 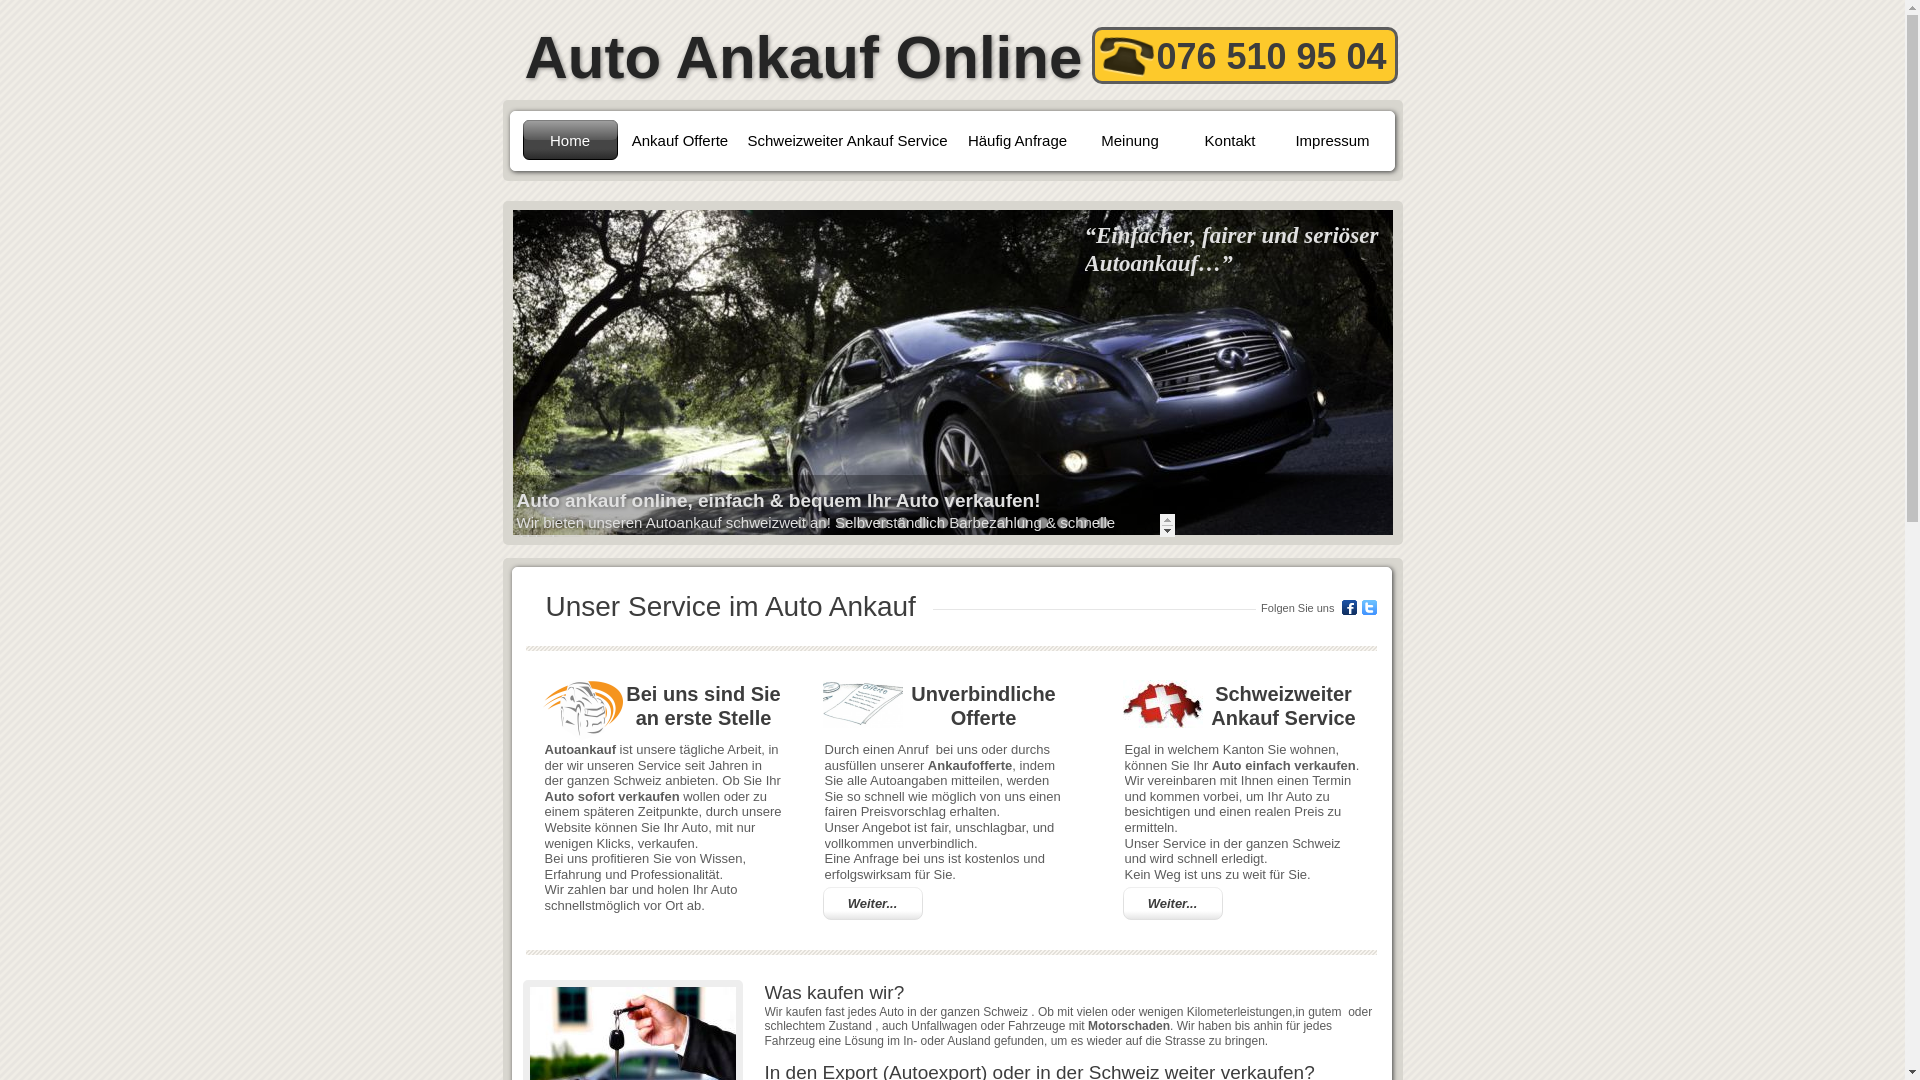 I want to click on 'Impressum', so click(x=1332, y=138).